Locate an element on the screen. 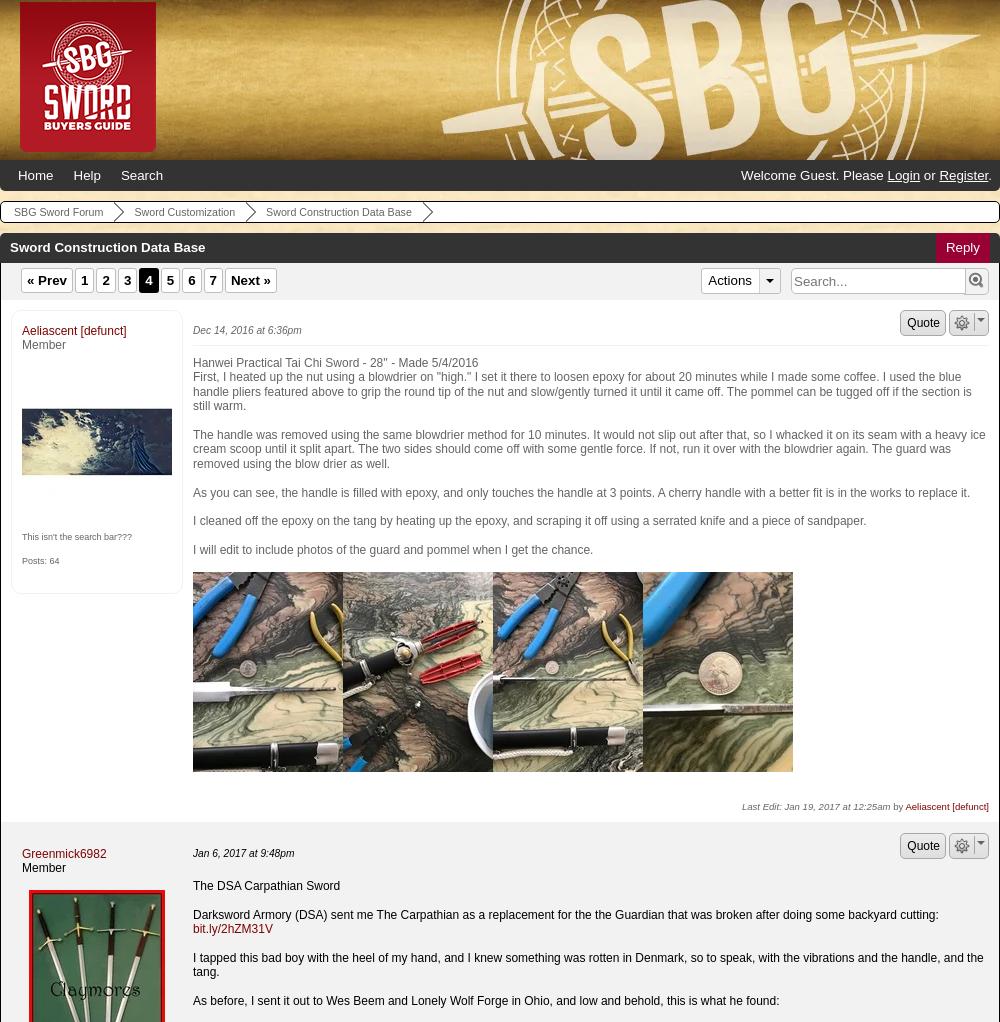  'Search' is located at coordinates (119, 174).